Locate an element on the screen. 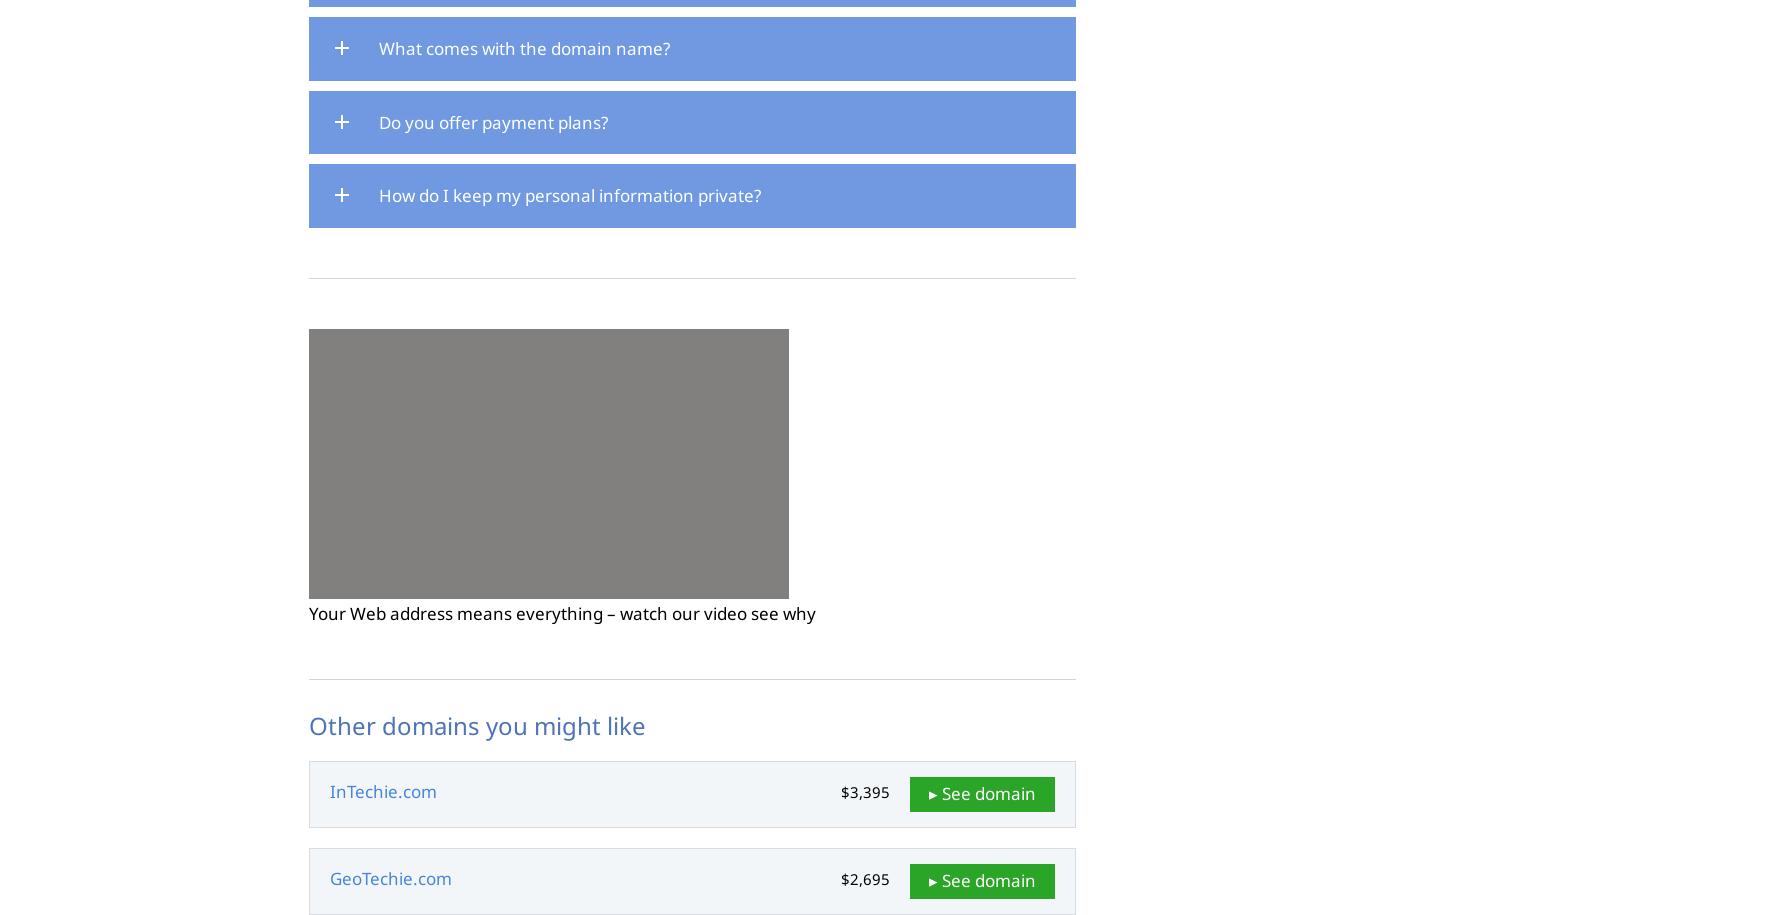  'Do you offer payment plans?' is located at coordinates (493, 121).